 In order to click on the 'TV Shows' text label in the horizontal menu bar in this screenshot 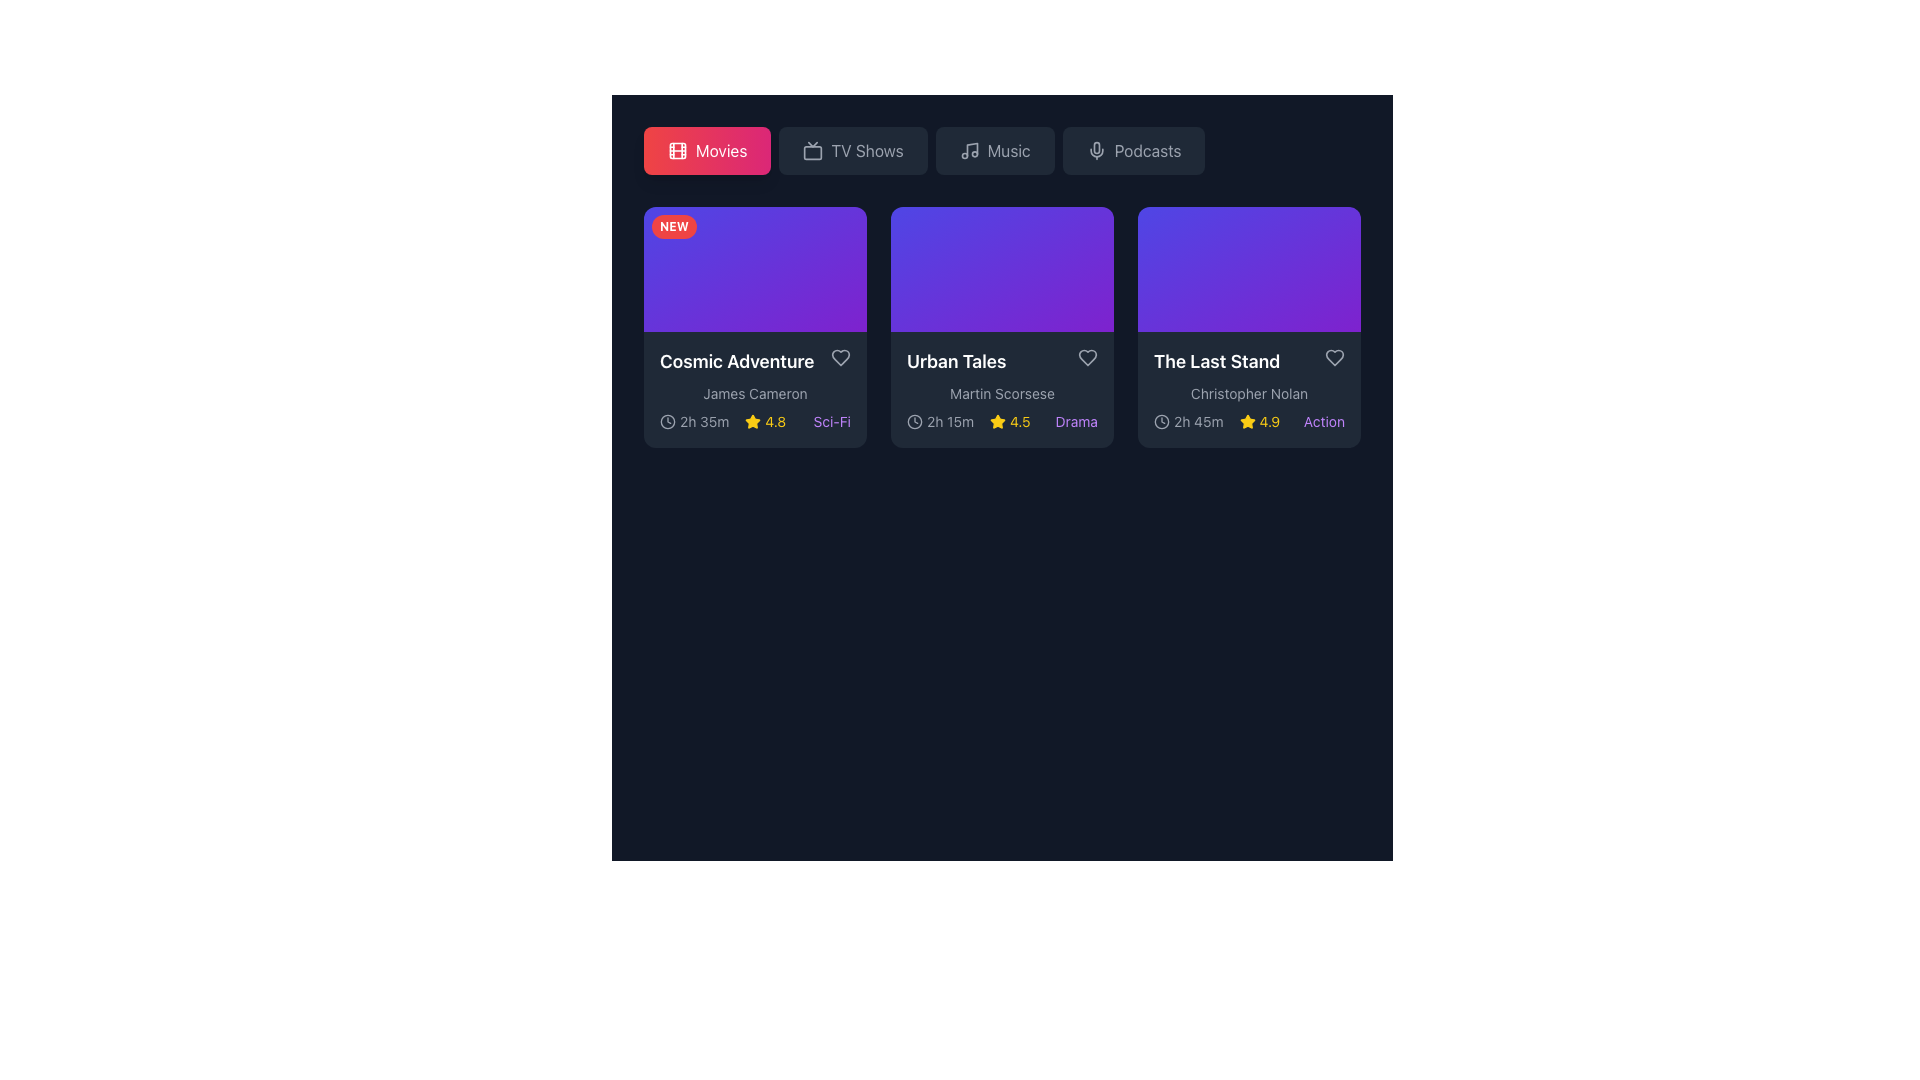, I will do `click(867, 149)`.